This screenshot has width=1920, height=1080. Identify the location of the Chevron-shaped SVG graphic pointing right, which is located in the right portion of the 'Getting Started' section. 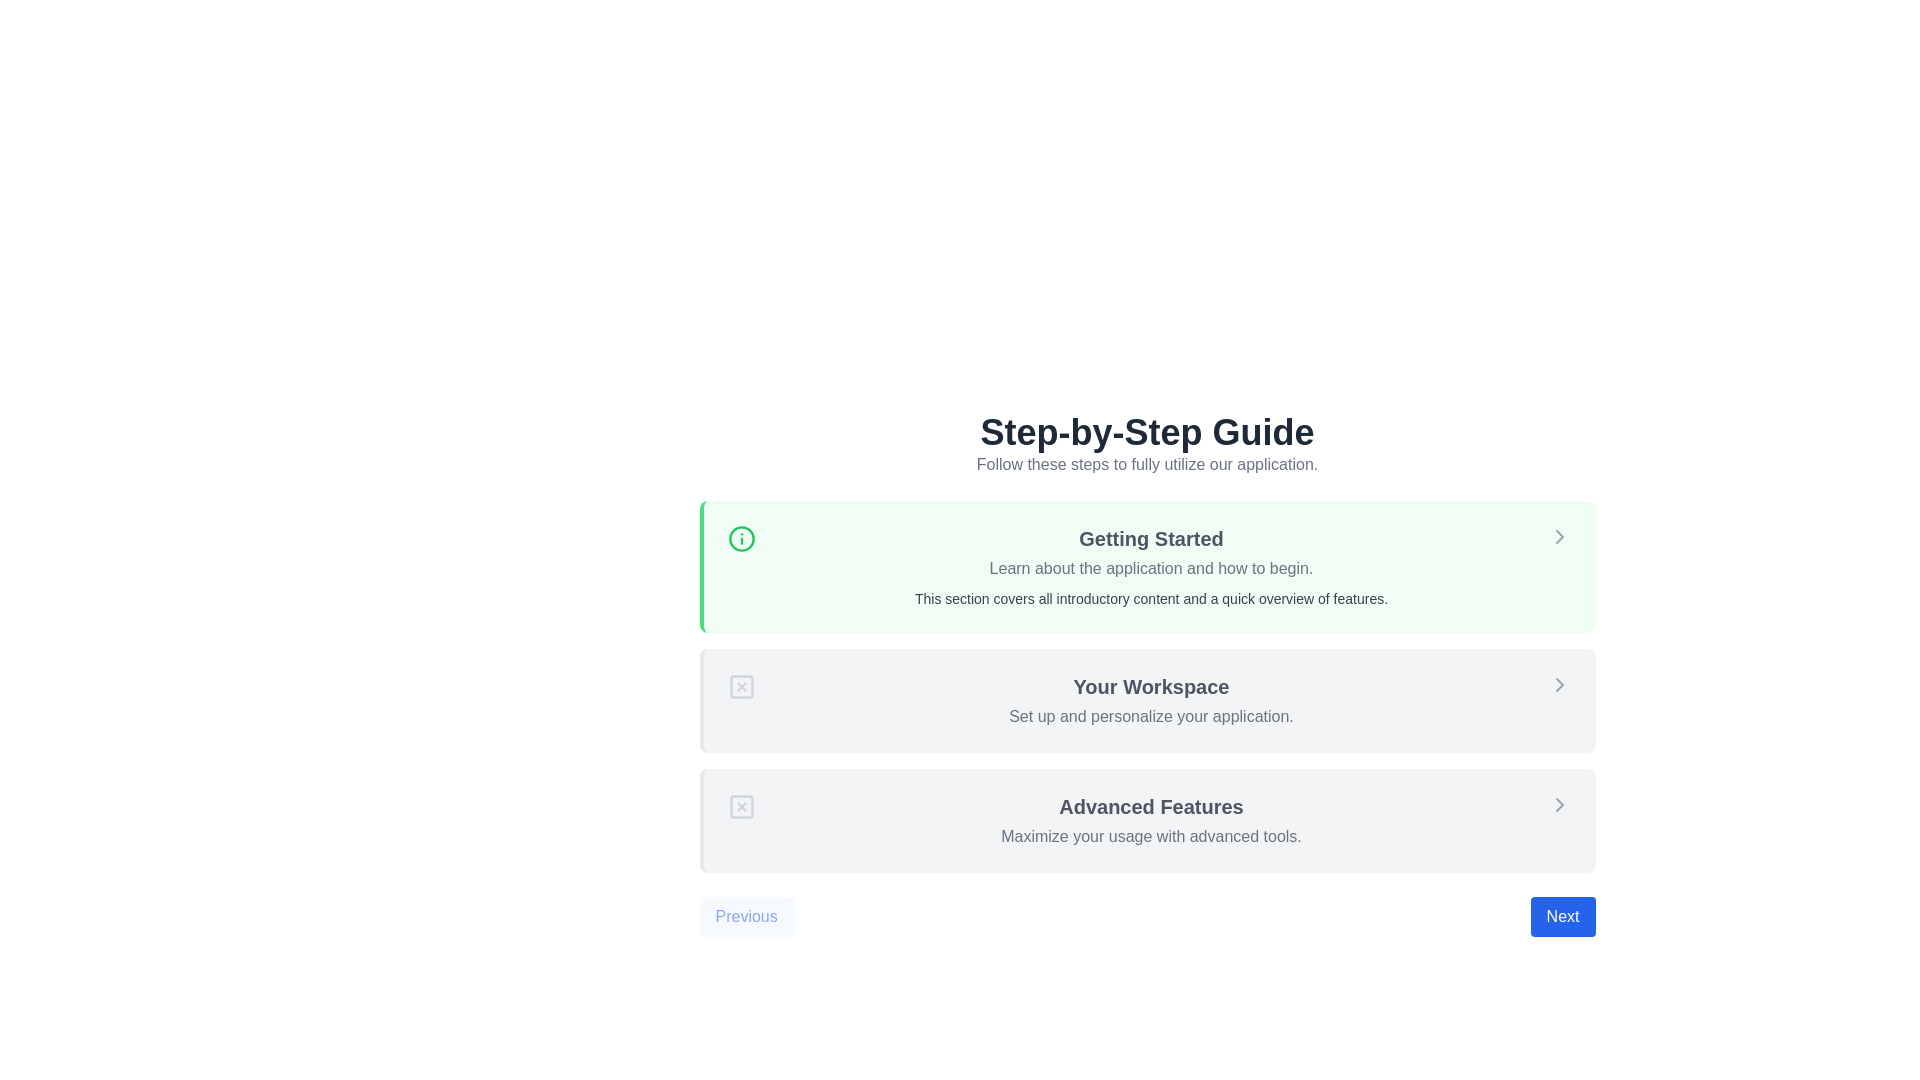
(1558, 535).